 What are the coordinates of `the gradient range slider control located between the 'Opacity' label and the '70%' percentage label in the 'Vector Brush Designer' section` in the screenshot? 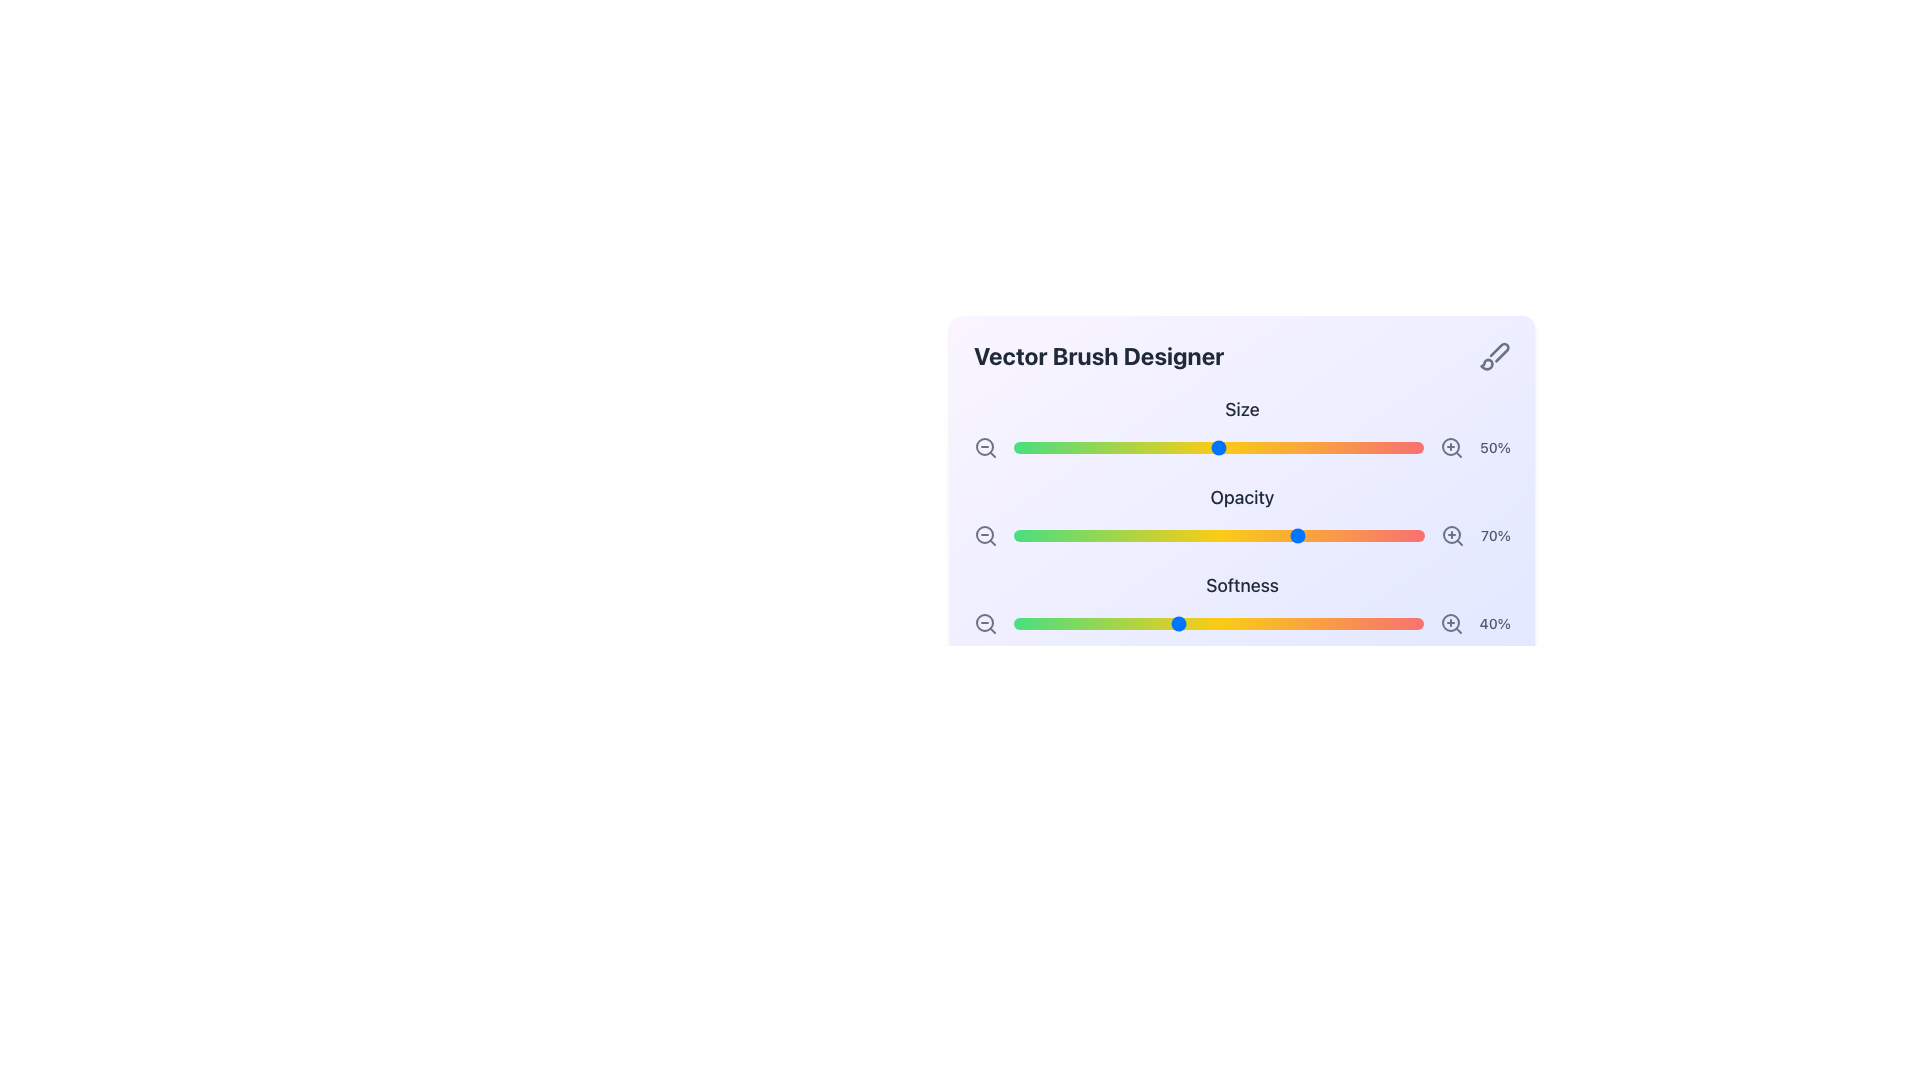 It's located at (1218, 535).